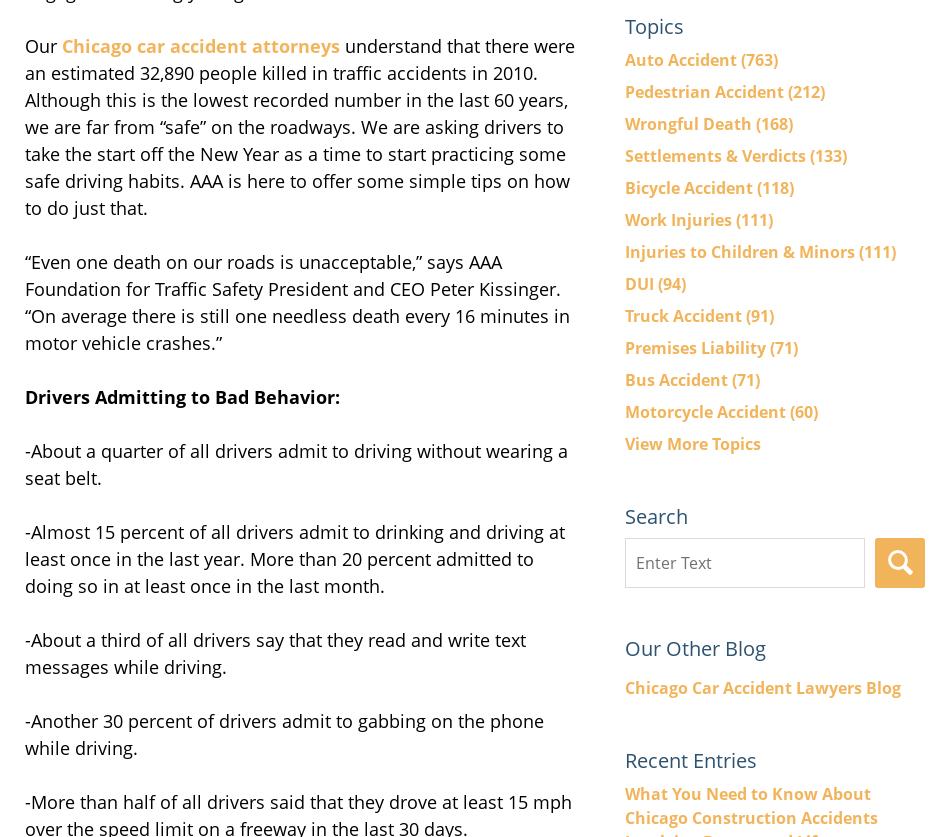  I want to click on '“Even one death on our roads is unacceptable,” says AAA Foundation for Traffic Safety President and CEO Peter Kissinger. “On average there is still one needless death every 16 minutes in motor vehicle crashes.”', so click(296, 301).